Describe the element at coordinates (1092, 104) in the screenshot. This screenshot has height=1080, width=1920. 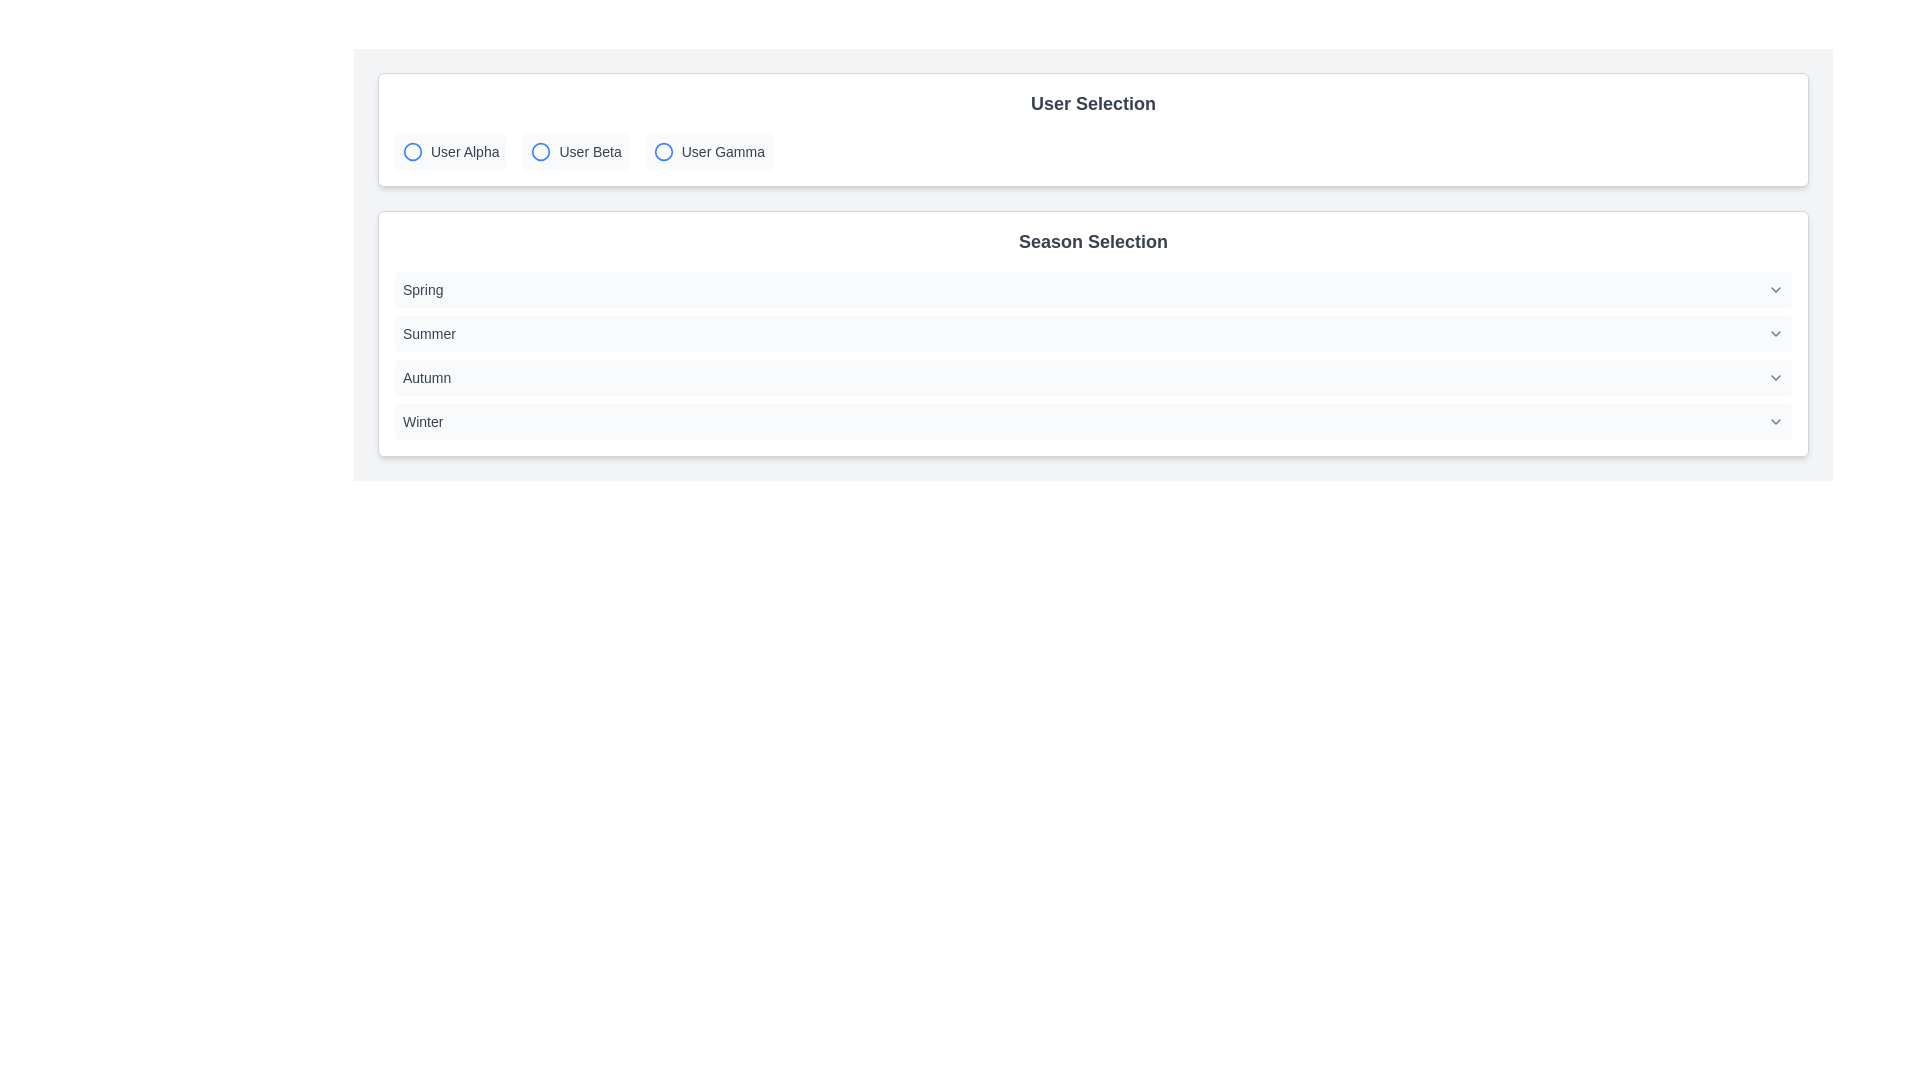
I see `label that serves as the title for the 'User Selection' section, positioned at the top of the section above the user options` at that location.